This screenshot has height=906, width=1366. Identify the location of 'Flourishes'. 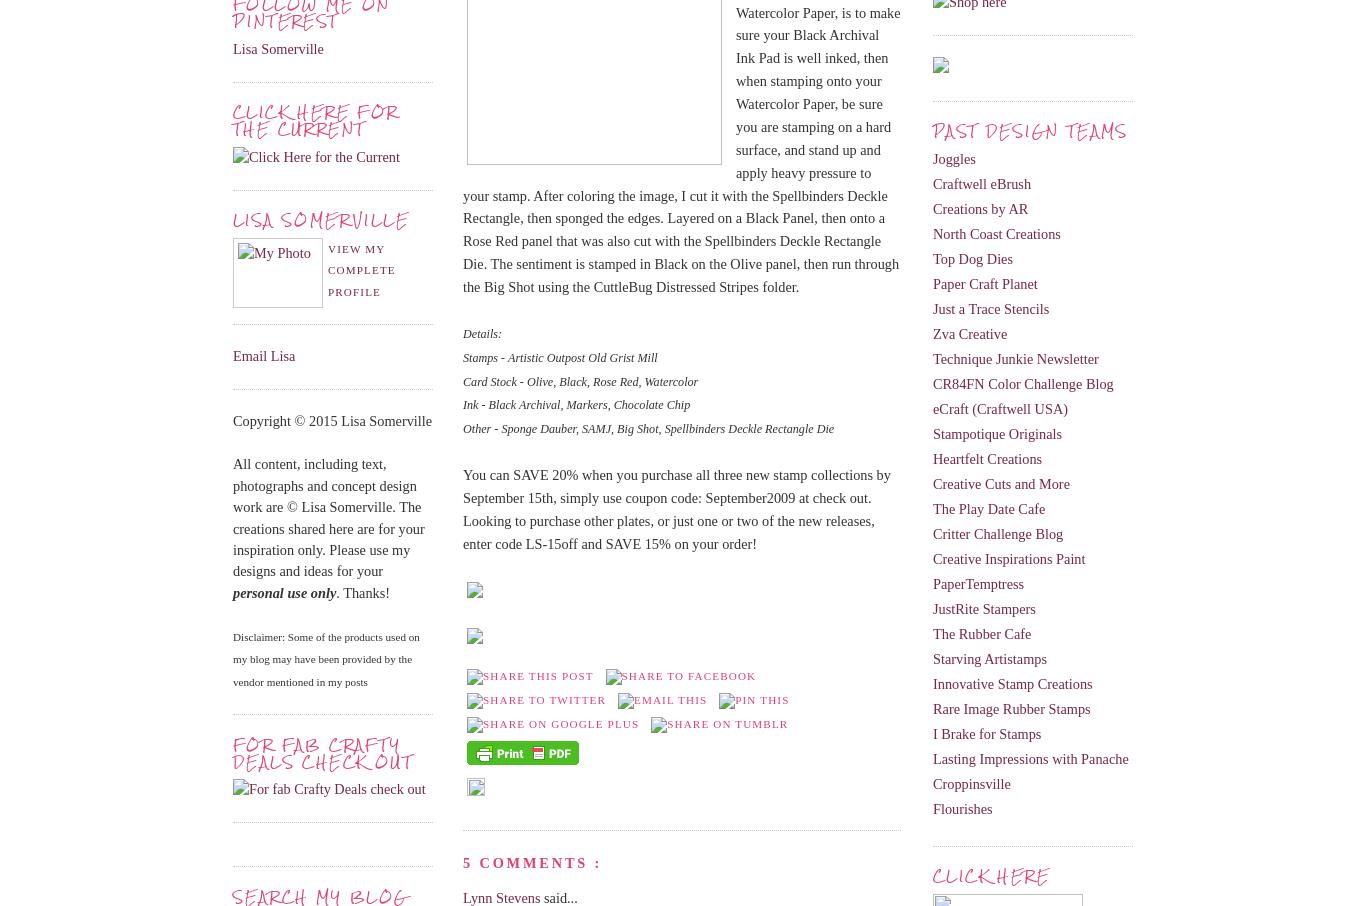
(962, 808).